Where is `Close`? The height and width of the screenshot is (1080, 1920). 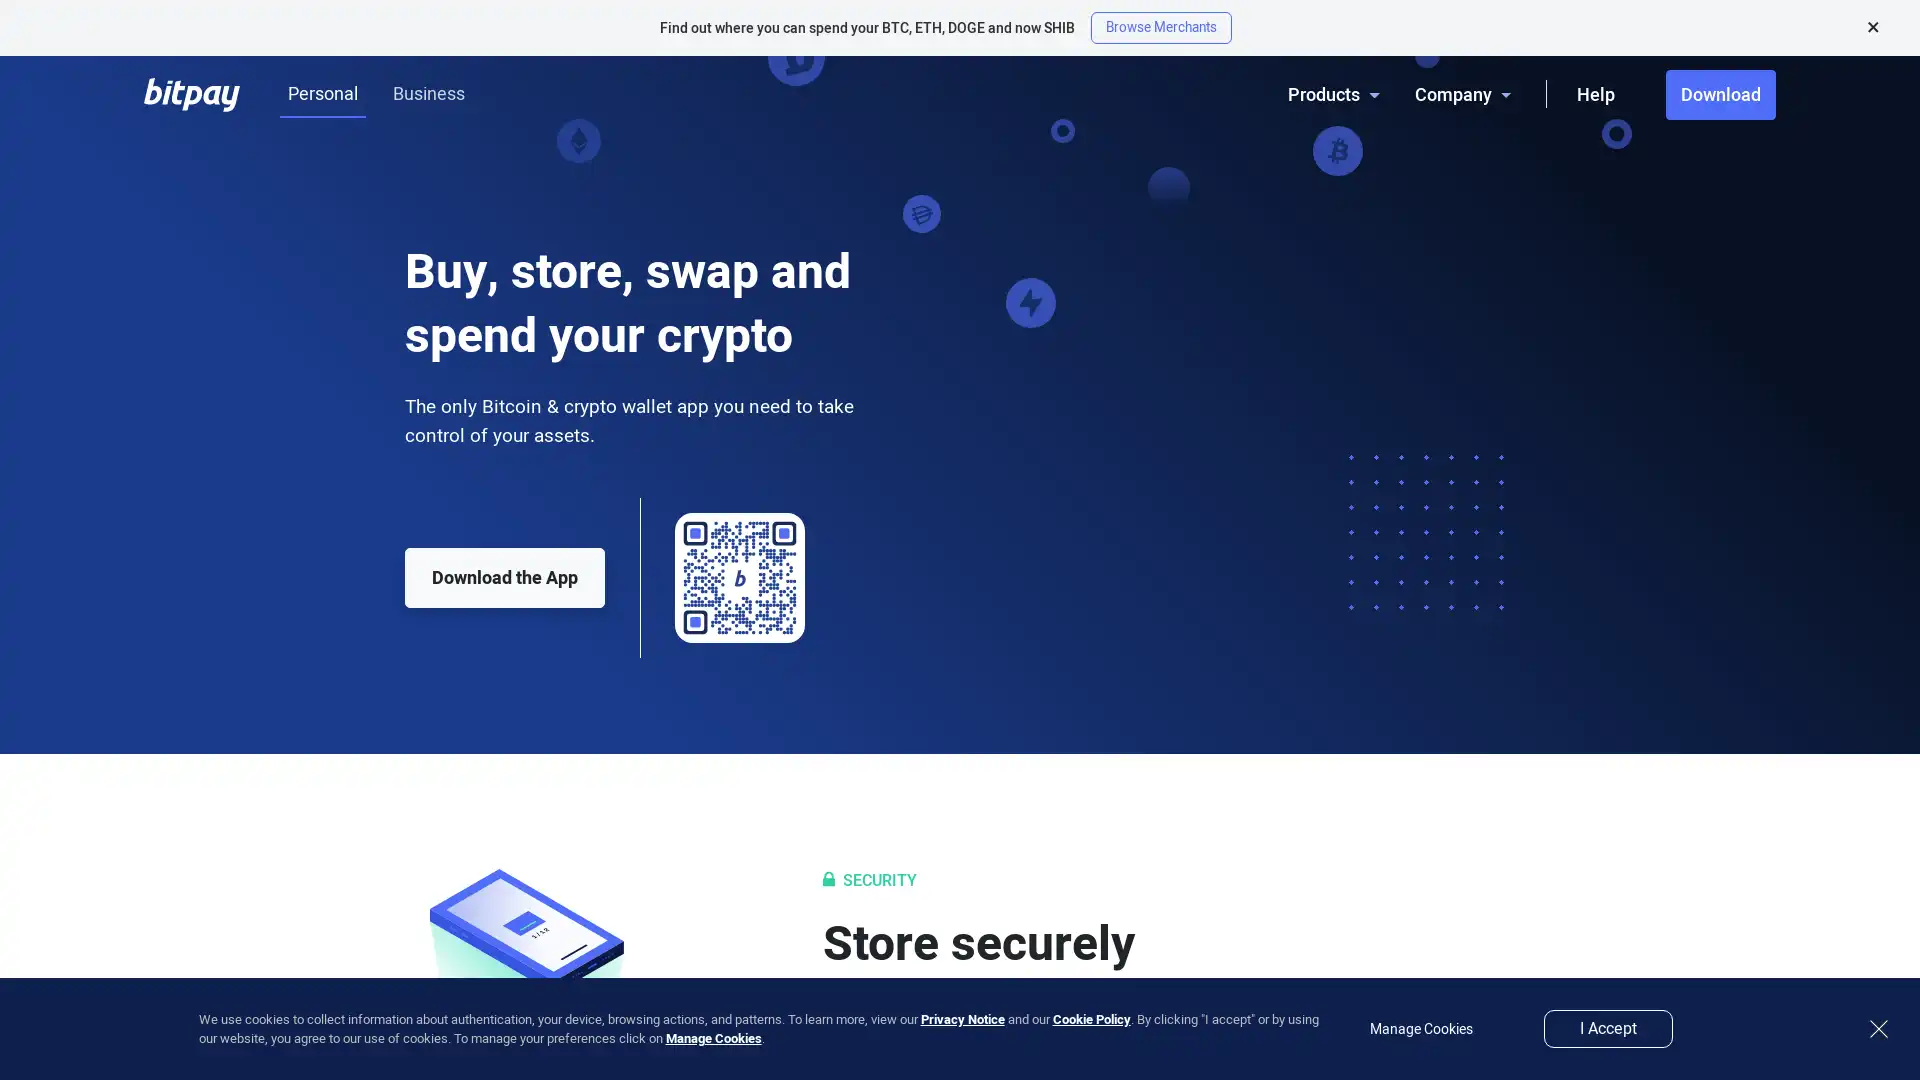 Close is located at coordinates (1872, 27).